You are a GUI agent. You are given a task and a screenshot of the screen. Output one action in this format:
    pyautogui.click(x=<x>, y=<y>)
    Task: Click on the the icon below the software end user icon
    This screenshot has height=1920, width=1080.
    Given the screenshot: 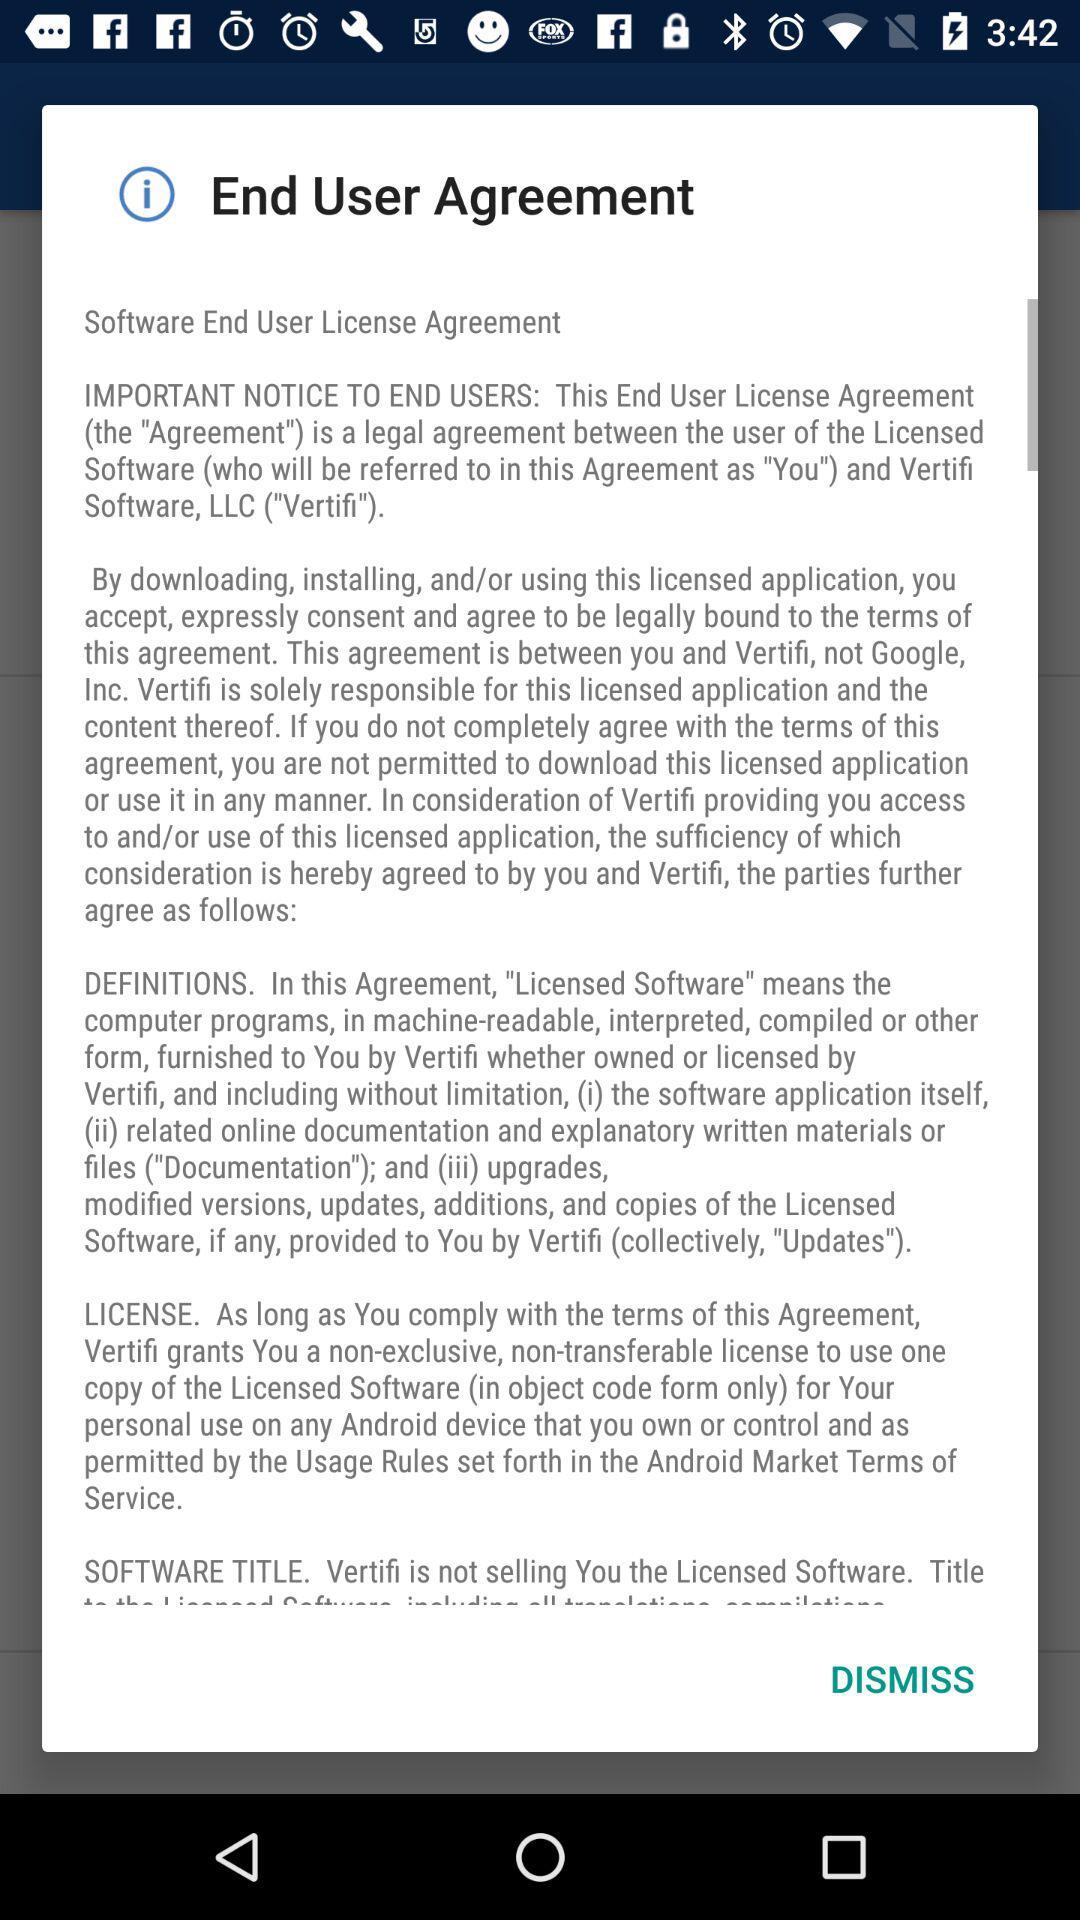 What is the action you would take?
    pyautogui.click(x=902, y=1678)
    